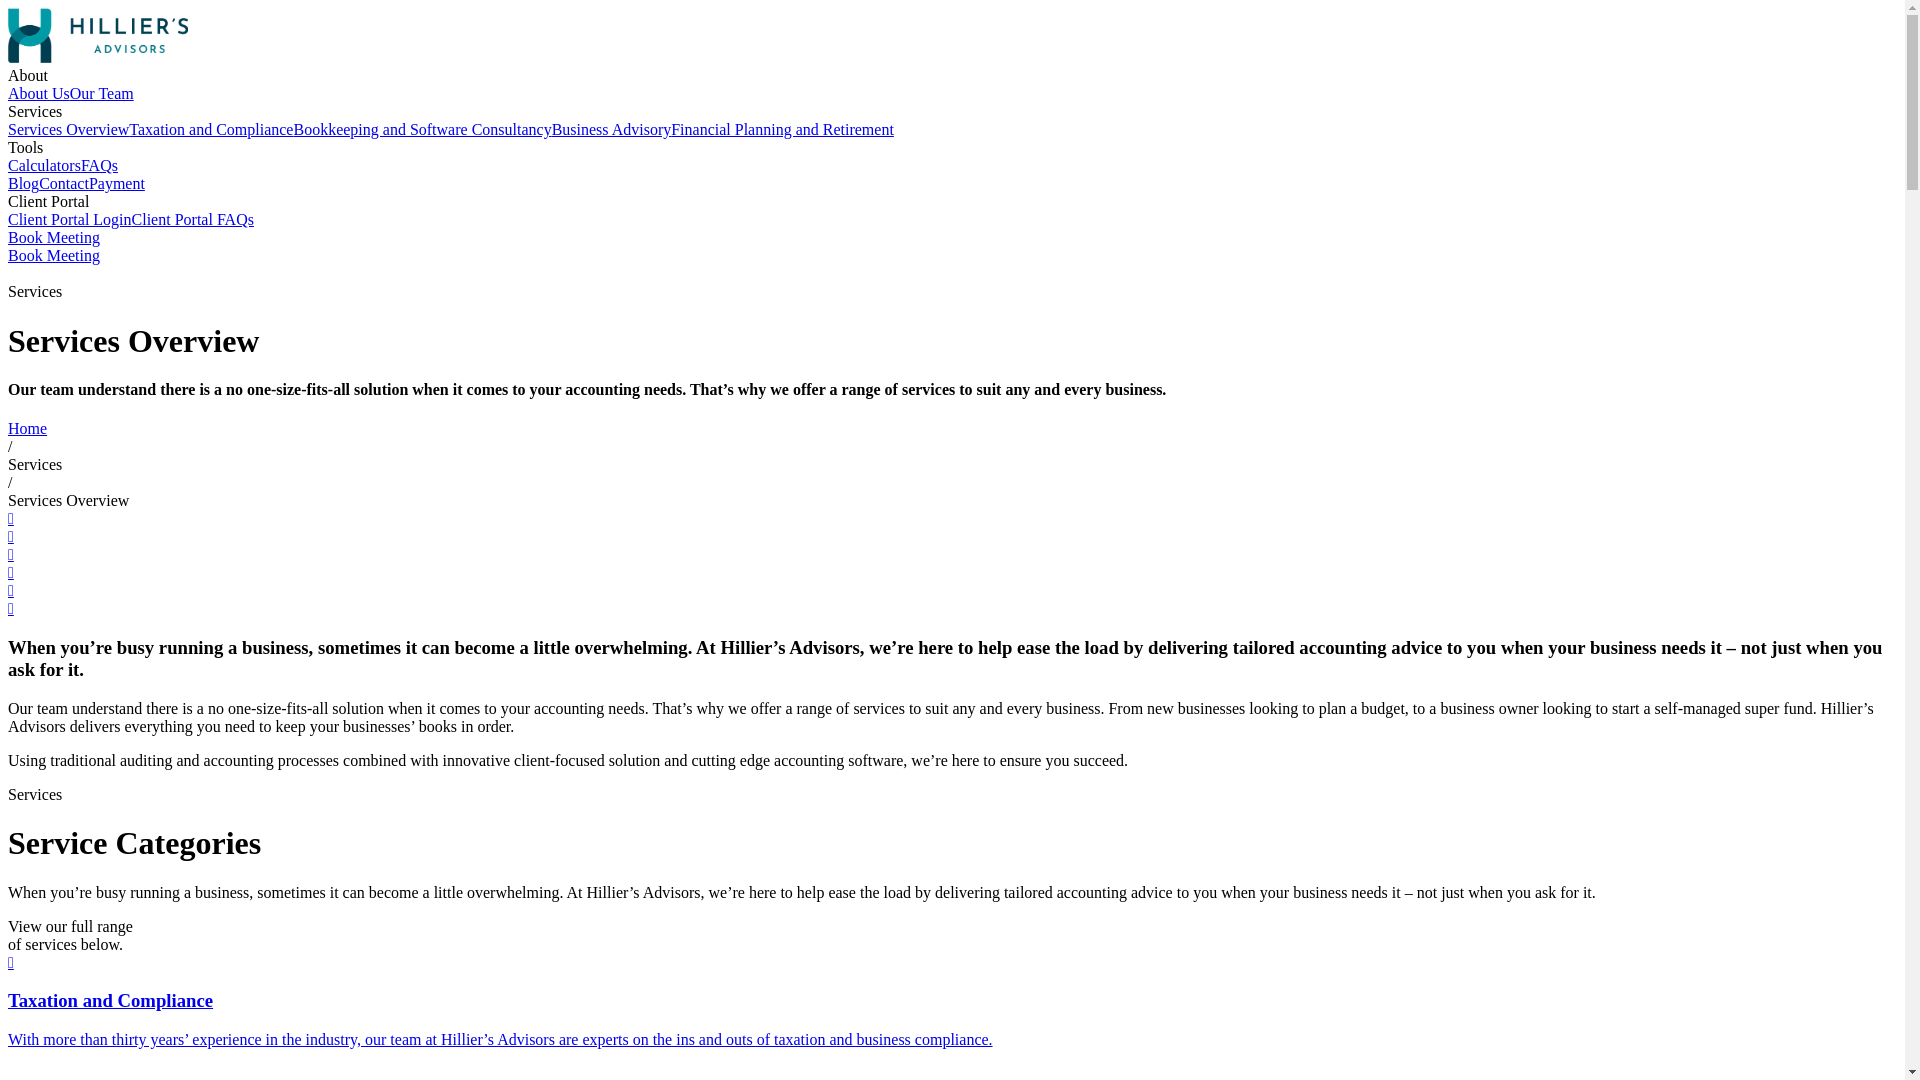 The image size is (1920, 1080). What do you see at coordinates (38, 93) in the screenshot?
I see `'About Us'` at bounding box center [38, 93].